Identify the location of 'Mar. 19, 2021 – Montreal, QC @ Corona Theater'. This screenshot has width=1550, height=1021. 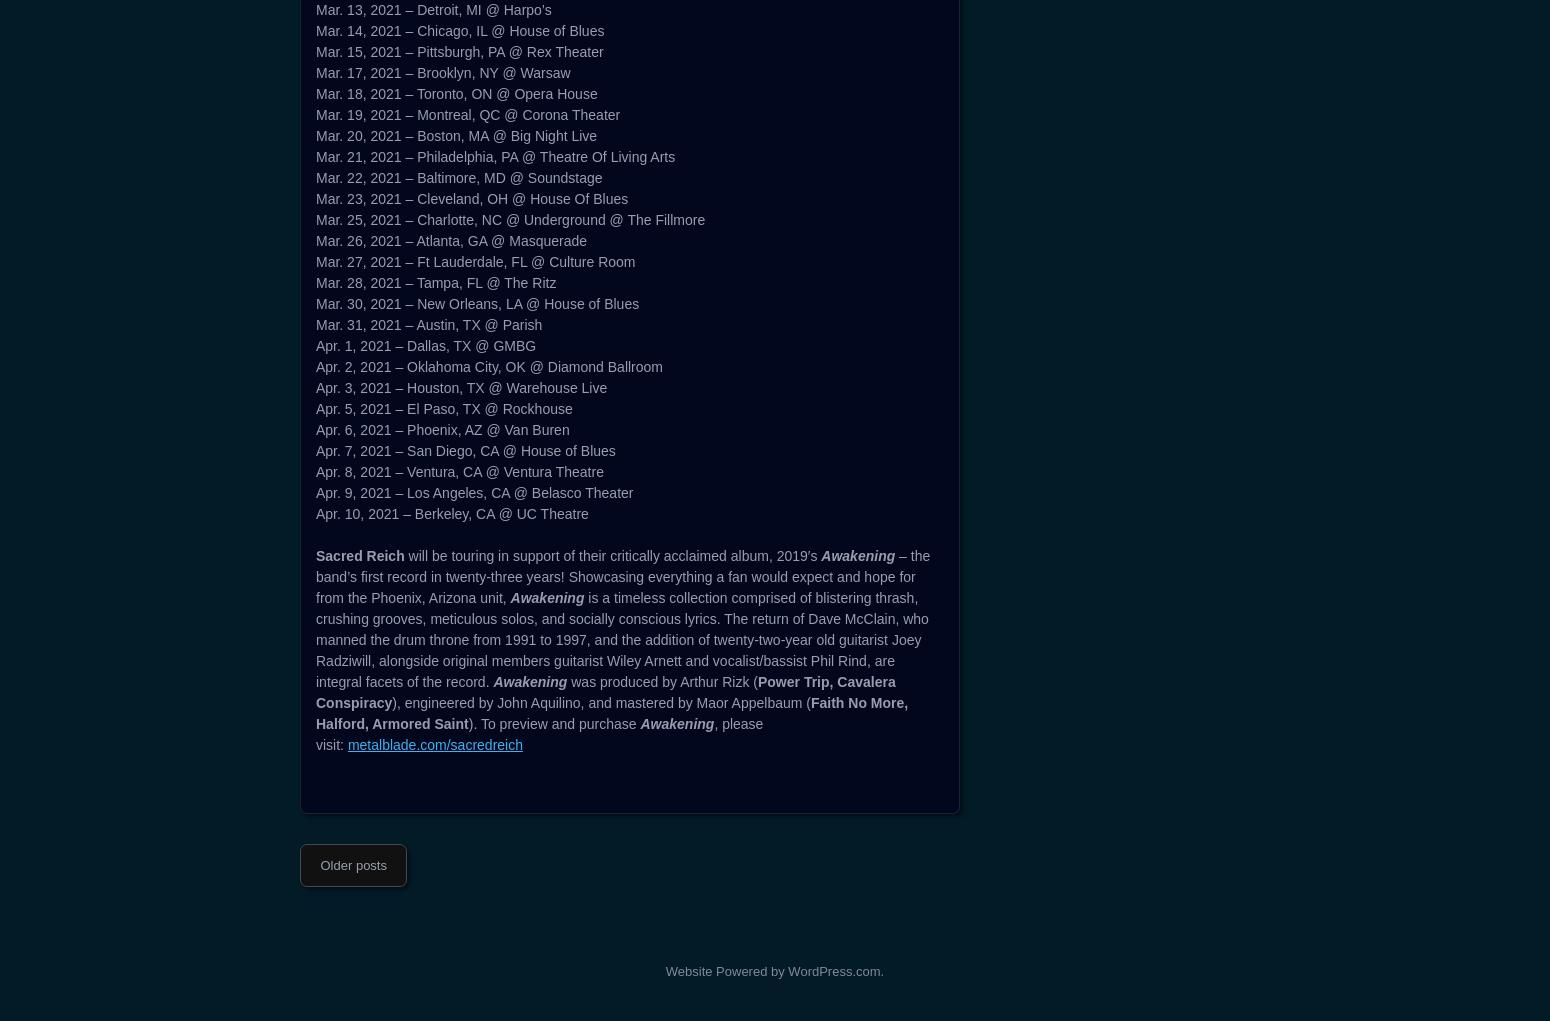
(466, 697).